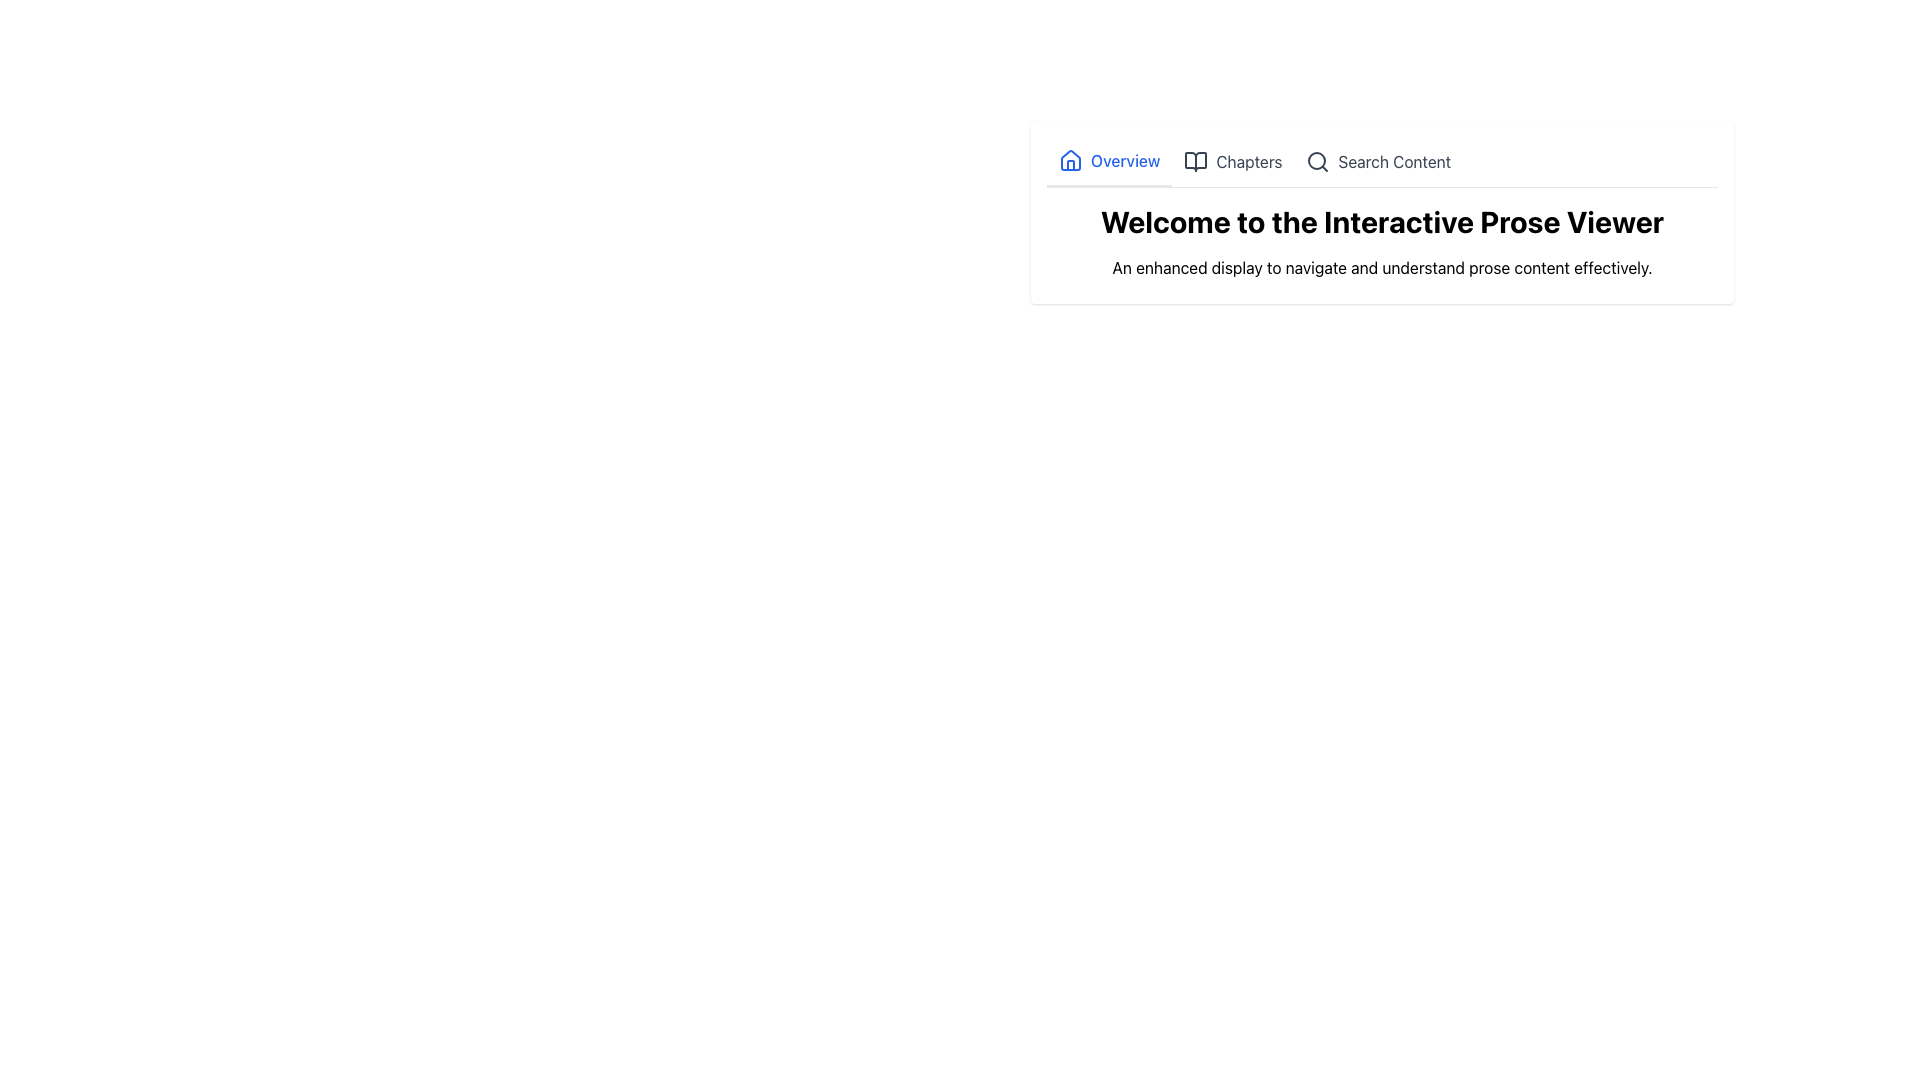 Image resolution: width=1920 pixels, height=1080 pixels. What do you see at coordinates (1069, 160) in the screenshot?
I see `the 'Overview' icon located in the top right navigation bar` at bounding box center [1069, 160].